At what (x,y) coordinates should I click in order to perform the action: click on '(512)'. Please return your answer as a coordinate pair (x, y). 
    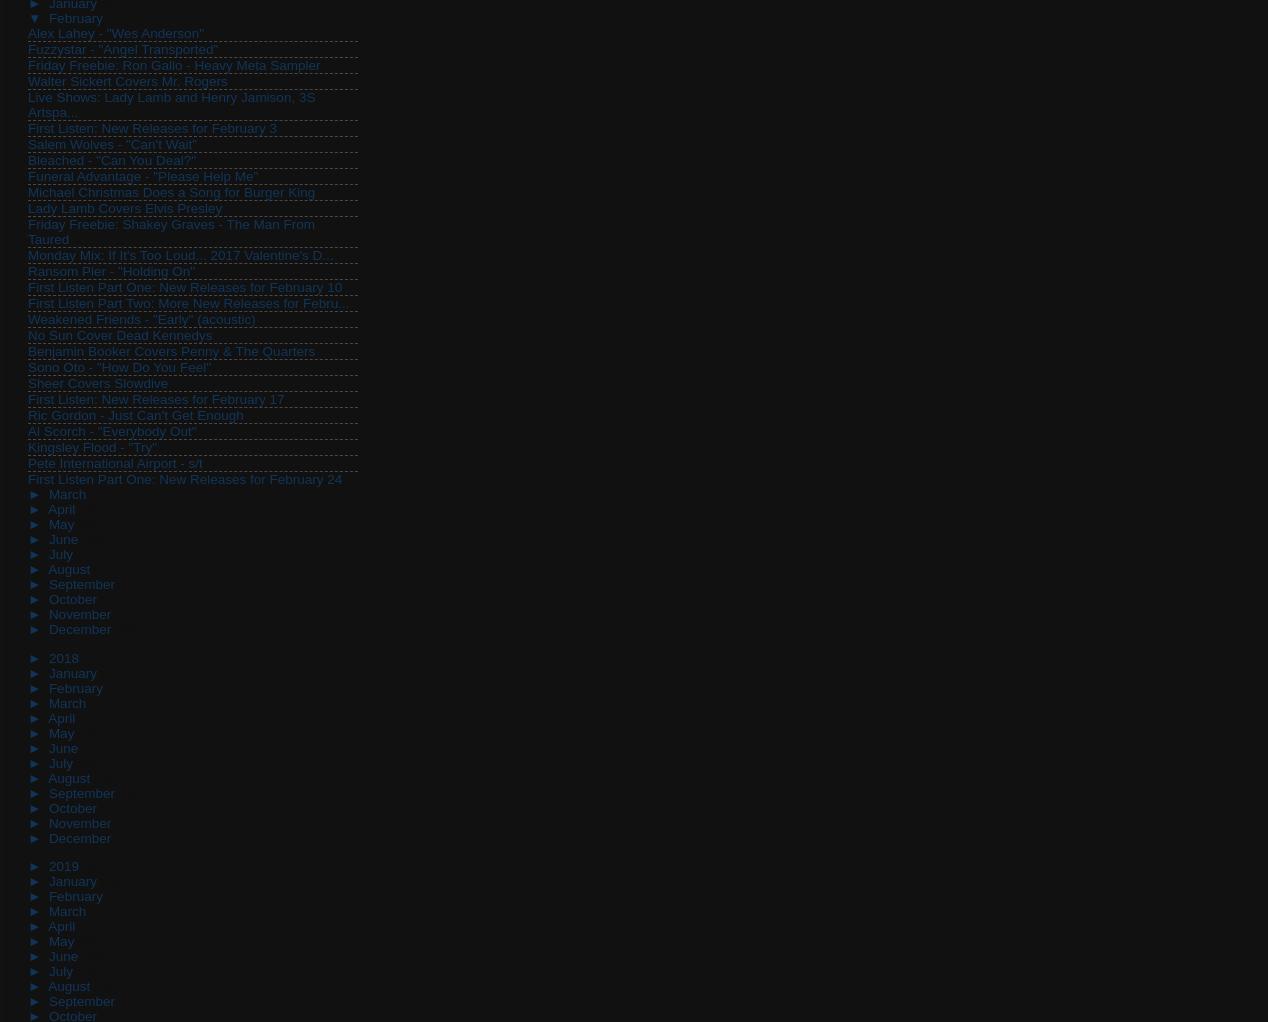
    Looking at the image, I should click on (98, 866).